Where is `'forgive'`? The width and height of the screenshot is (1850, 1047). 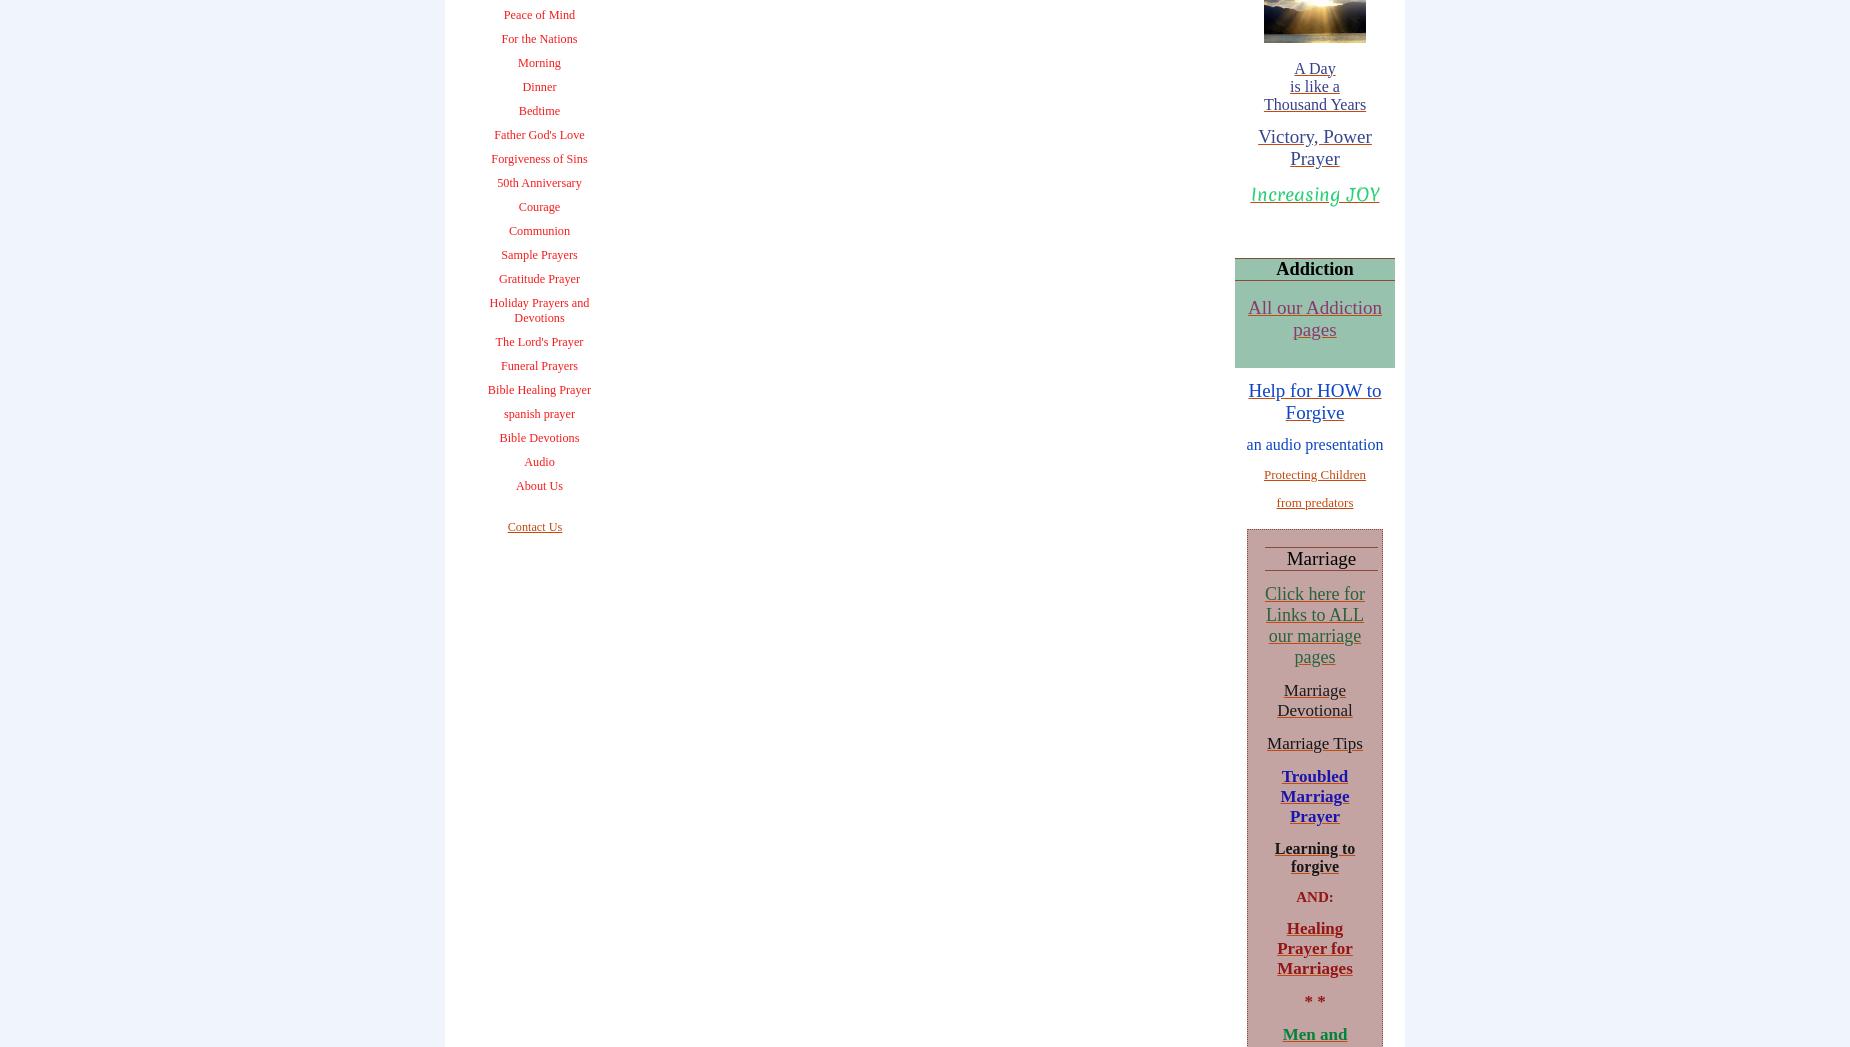 'forgive' is located at coordinates (1313, 864).